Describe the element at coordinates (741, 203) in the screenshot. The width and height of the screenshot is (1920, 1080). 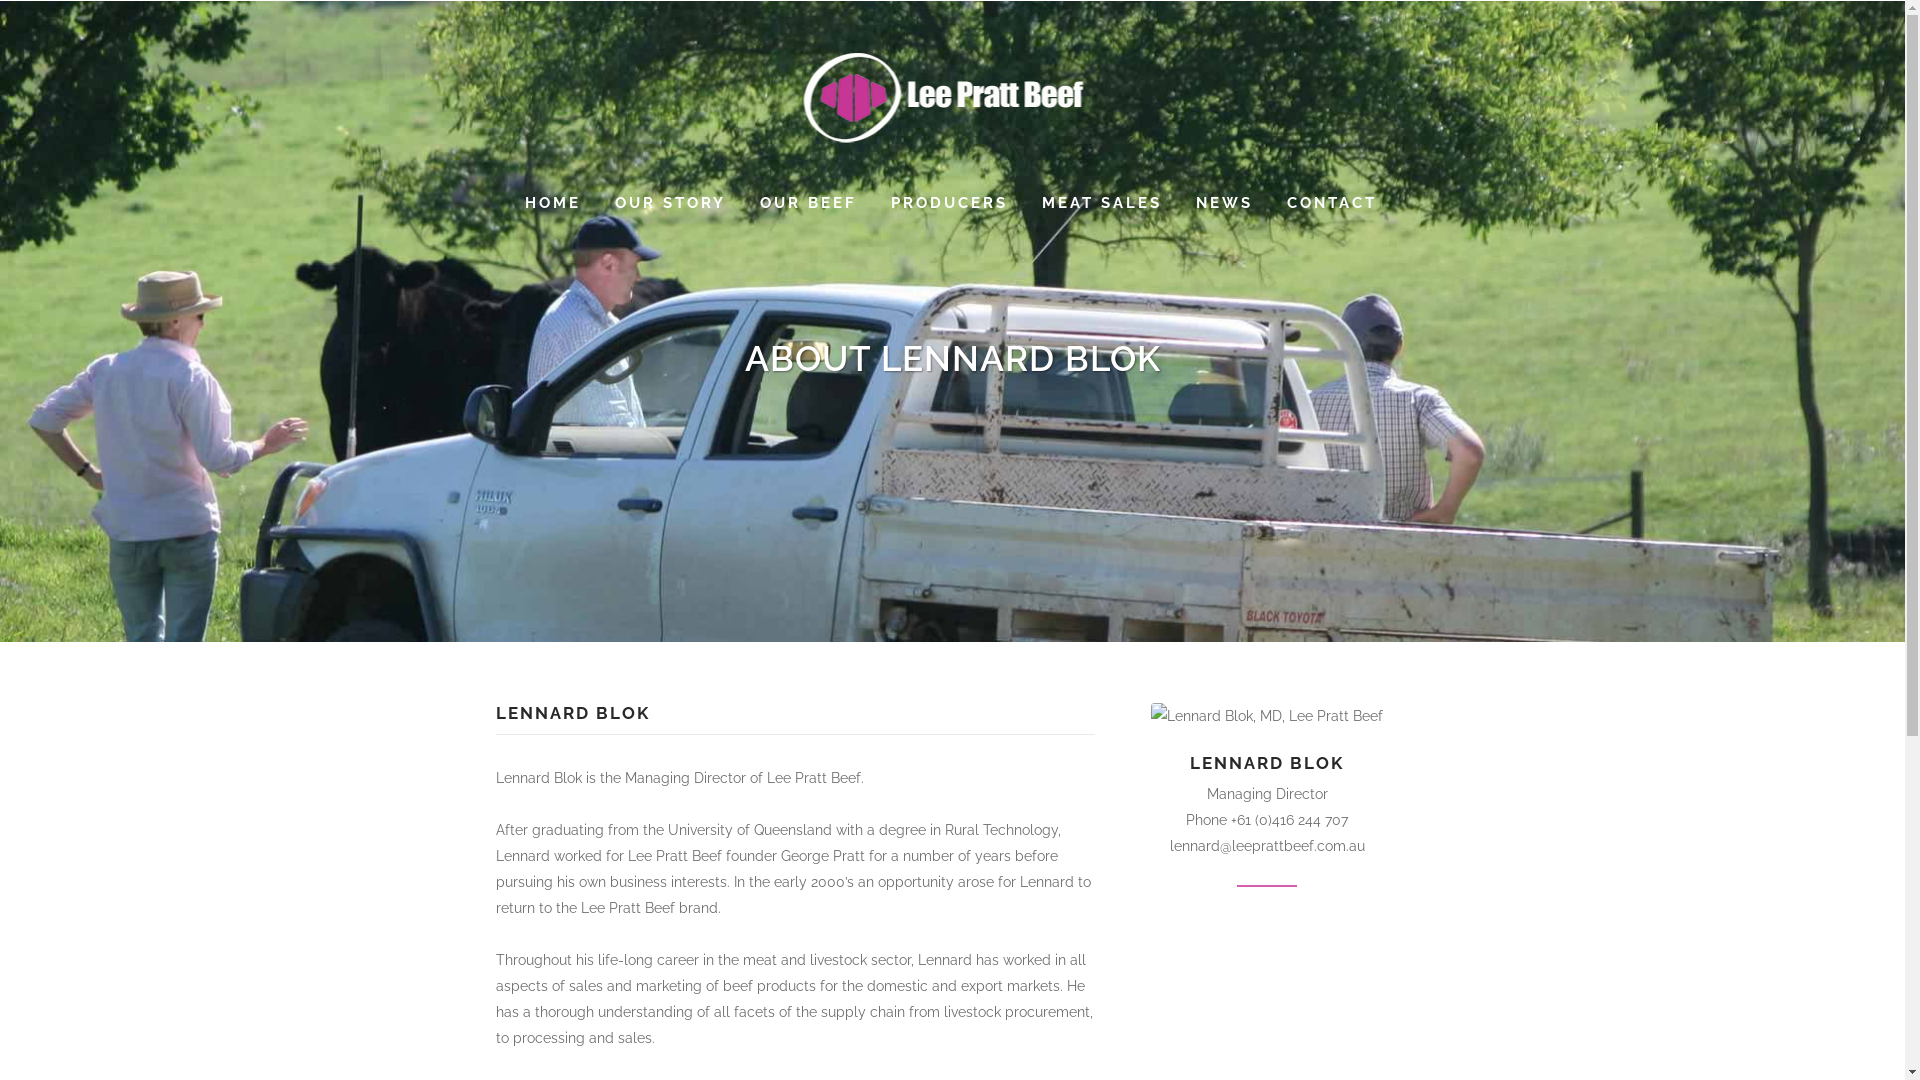
I see `'OUR BEEF'` at that location.